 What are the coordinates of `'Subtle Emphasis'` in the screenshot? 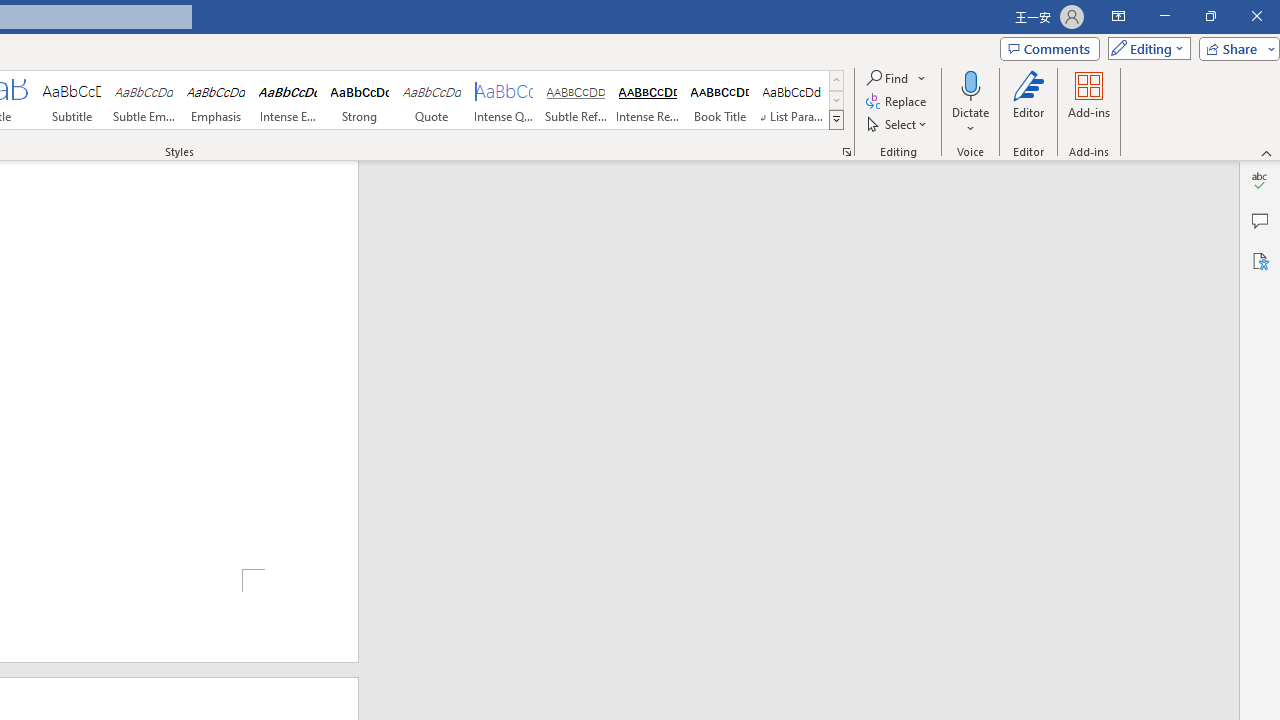 It's located at (143, 100).